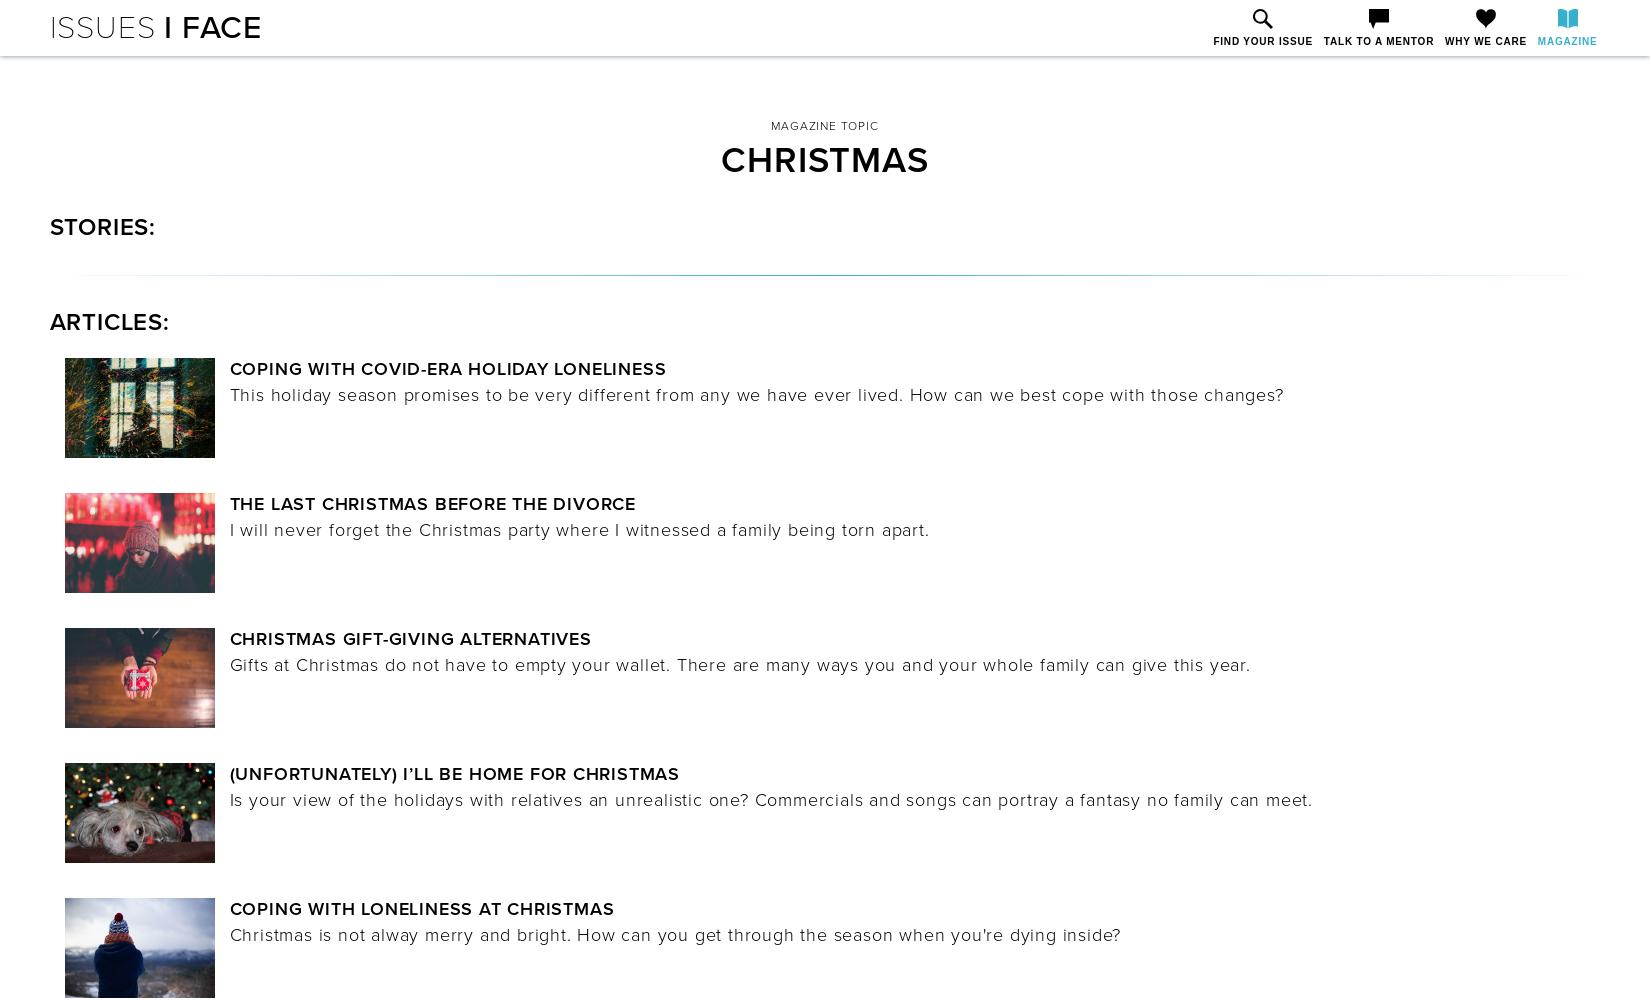  I want to click on 'This holiday season promises to be very different from any we have ever lived. How can we best cope with those changes?', so click(755, 395).